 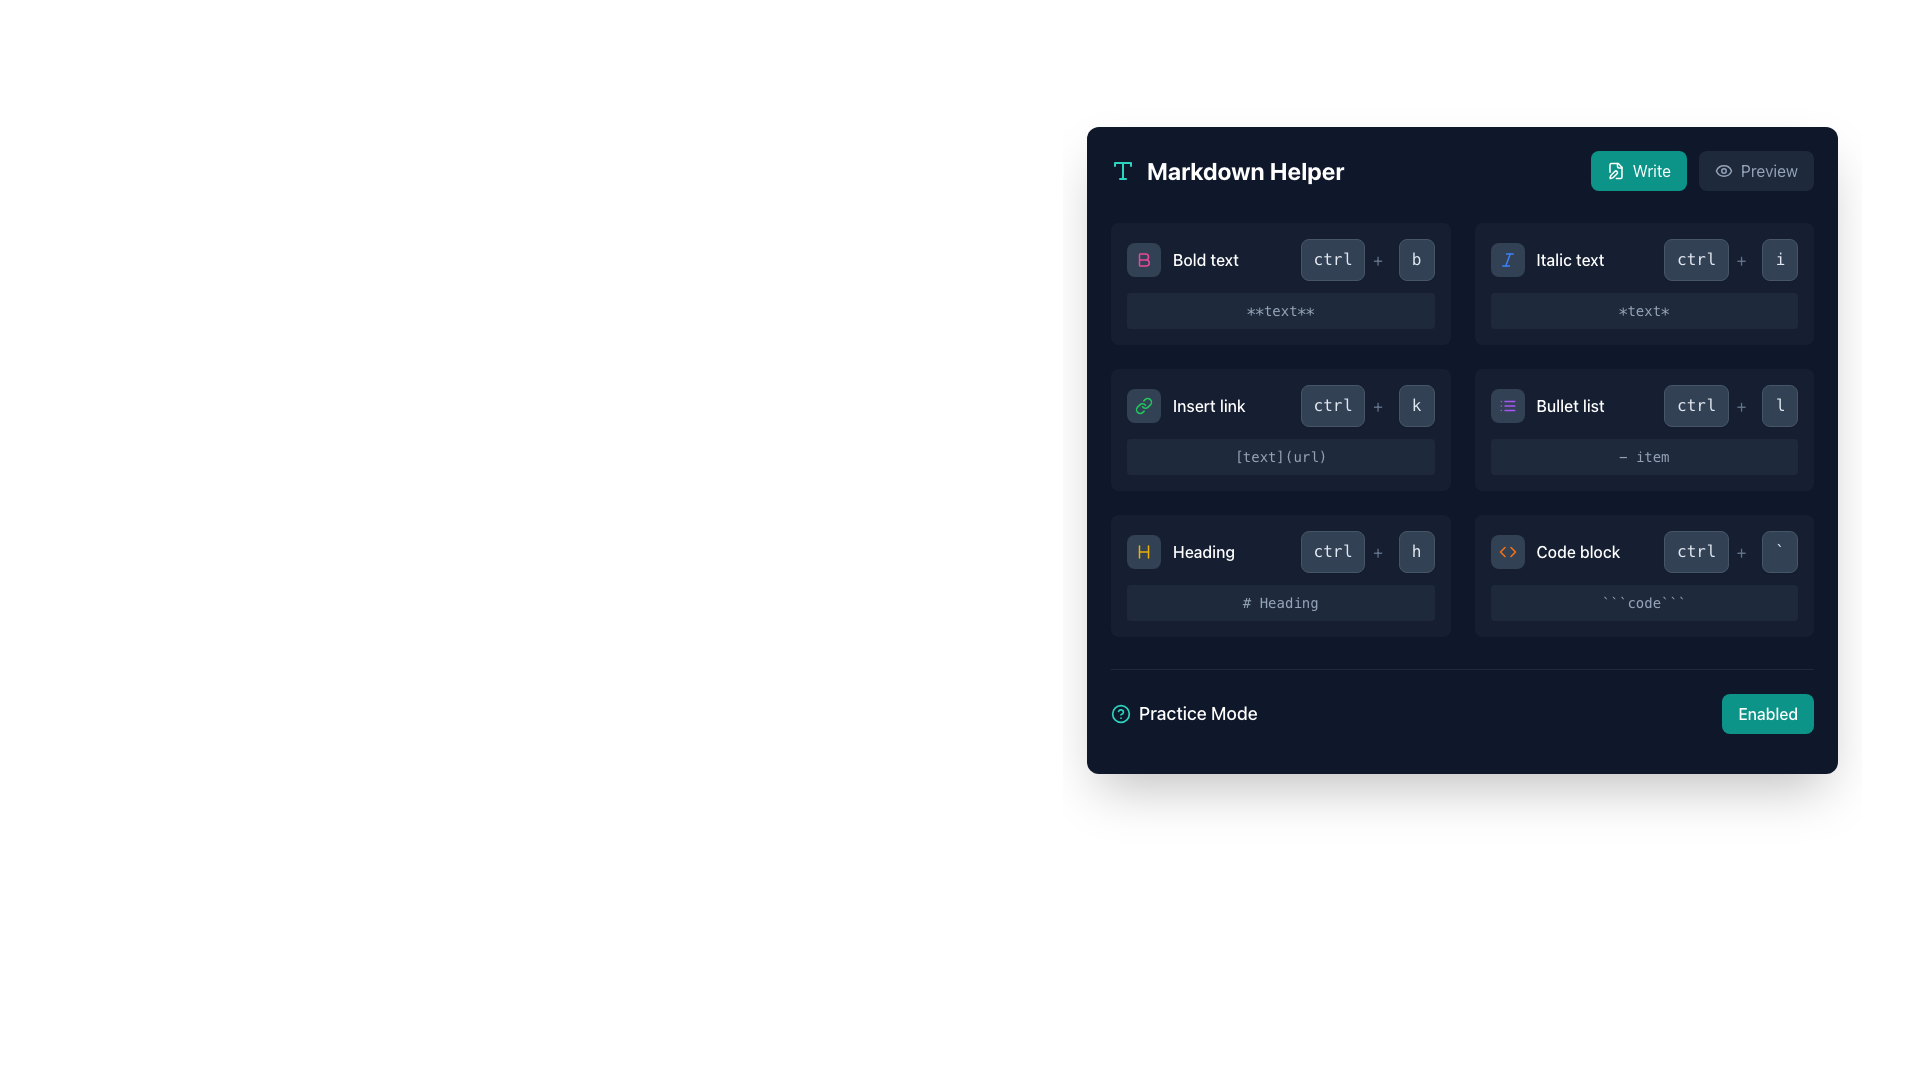 I want to click on the text content displayed in the Text Label that demonstrates bold text formatting in the Markdown Helper interface, located below the 'Bold text ctrl+b' description, so click(x=1280, y=311).